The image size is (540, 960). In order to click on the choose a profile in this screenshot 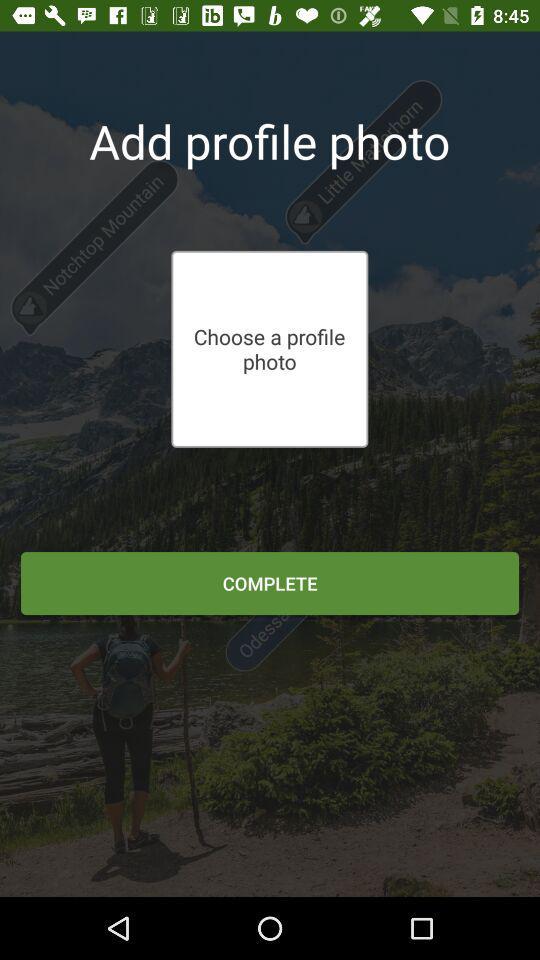, I will do `click(269, 349)`.